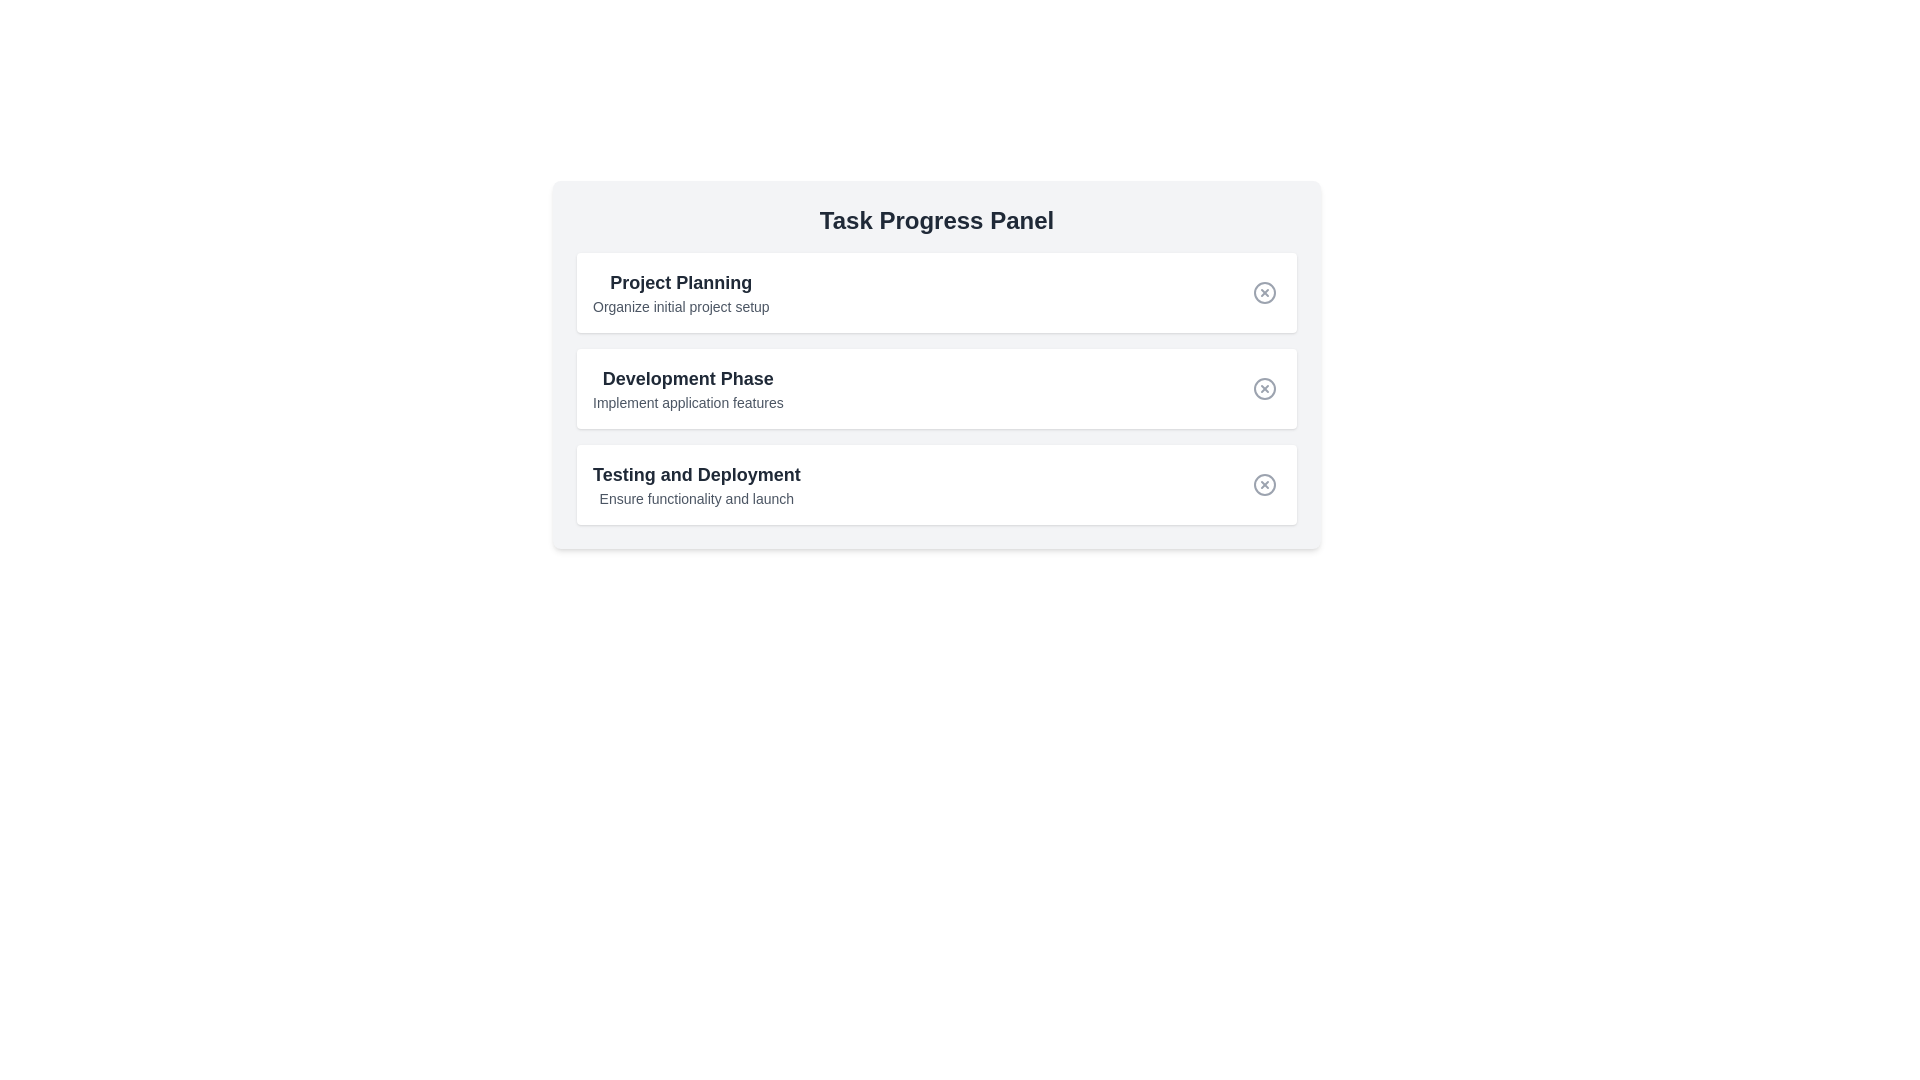 Image resolution: width=1920 pixels, height=1080 pixels. Describe the element at coordinates (1264, 389) in the screenshot. I see `the circular icon button with a cross ('X') inscribed within it, located next to the text labeled 'Development Phase' in the second row of the list` at that location.